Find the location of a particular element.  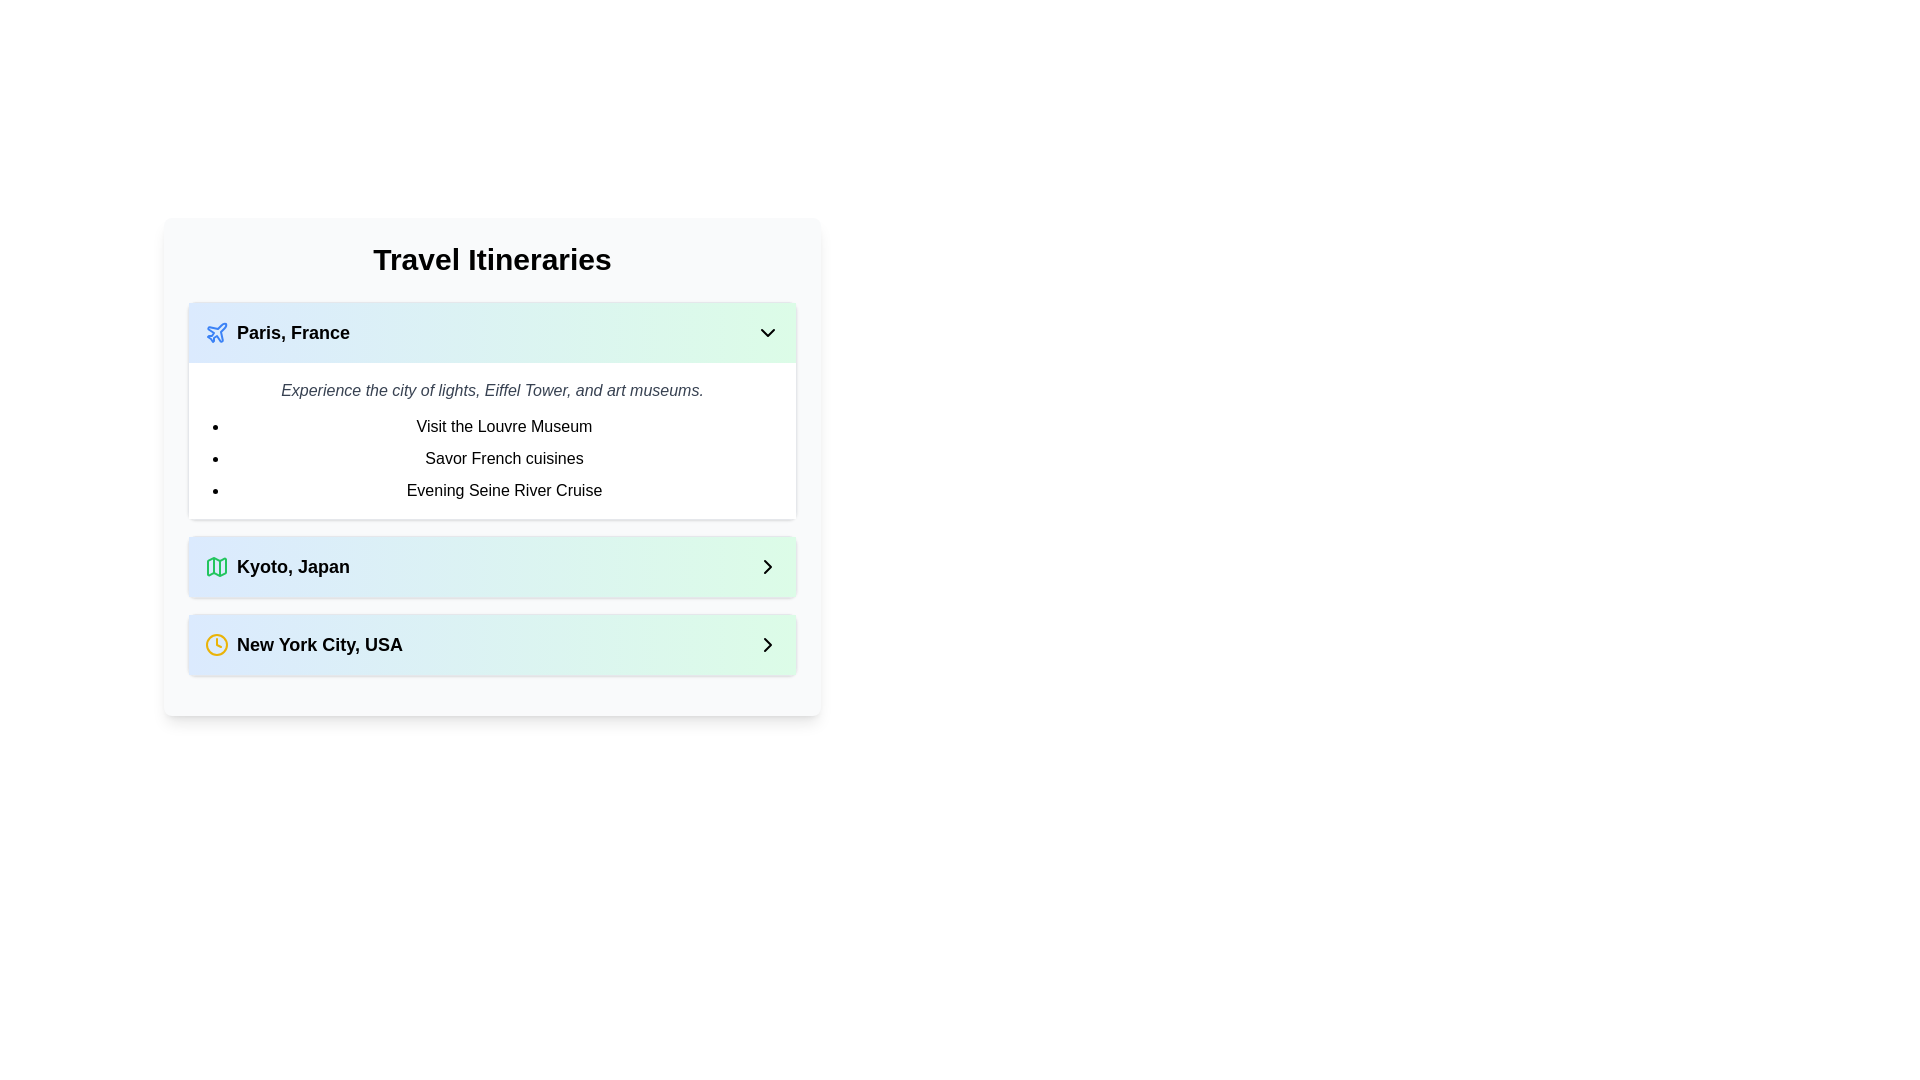

the right-facing chevron icon located at the end of the 'Kyoto, Japan' entry in the 'Travel Itineraries' interface to proceed with the selection is located at coordinates (767, 567).